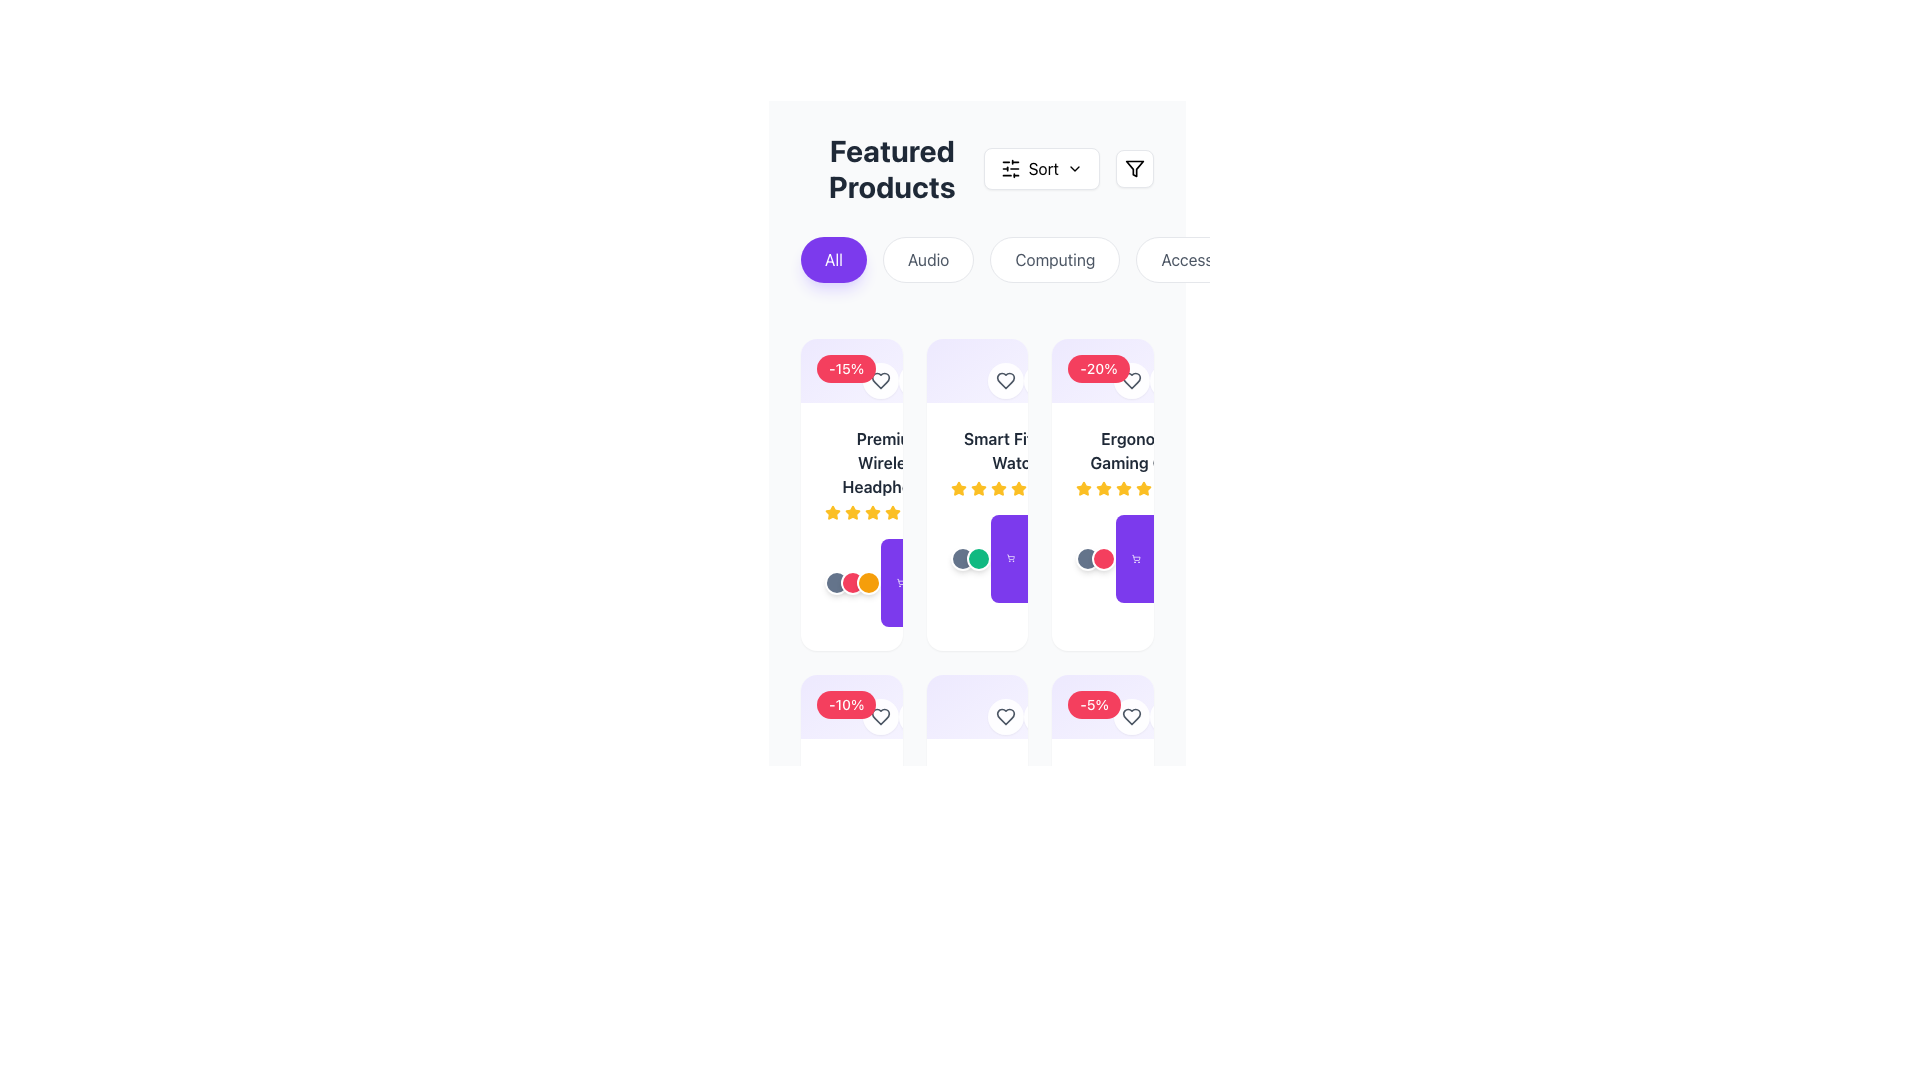 The height and width of the screenshot is (1080, 1920). I want to click on the sorting button located to the right of the 'Featured Products' label, so click(1067, 168).